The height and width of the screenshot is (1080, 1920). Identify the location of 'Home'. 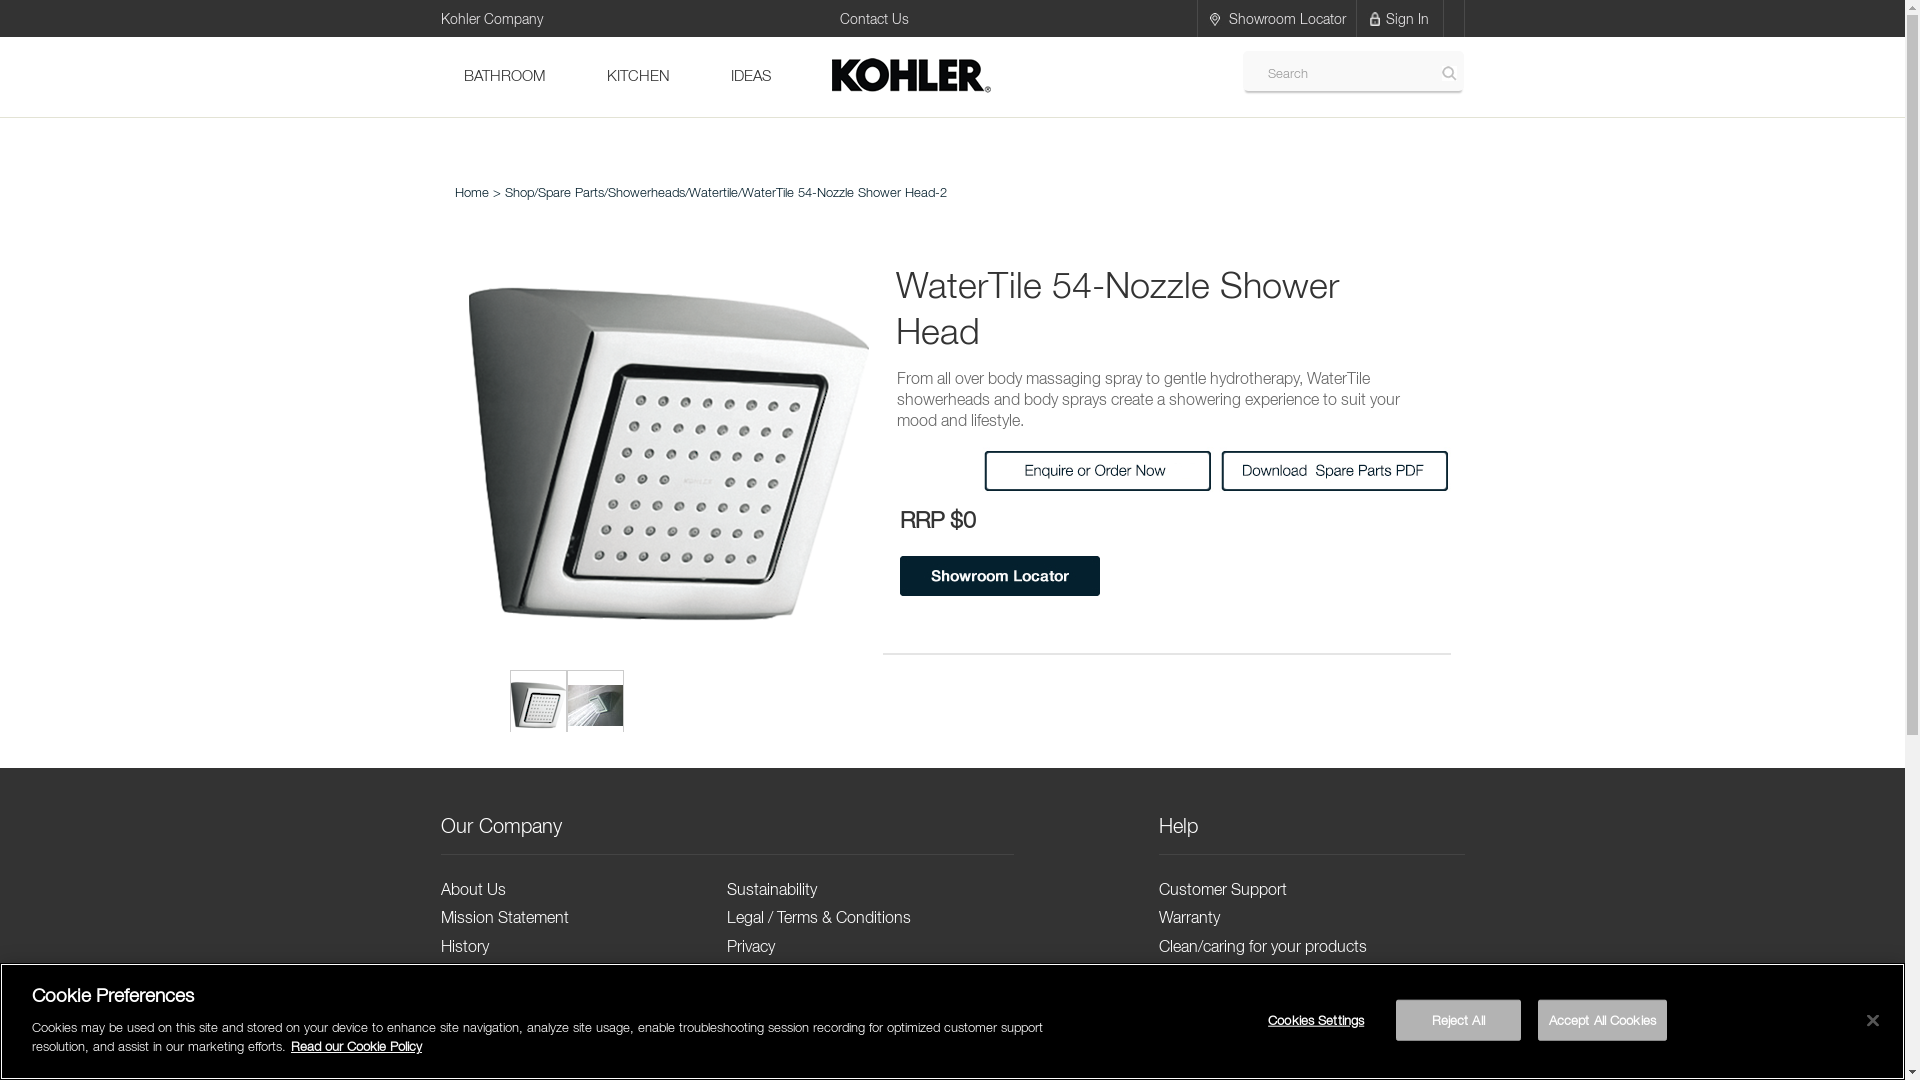
(469, 192).